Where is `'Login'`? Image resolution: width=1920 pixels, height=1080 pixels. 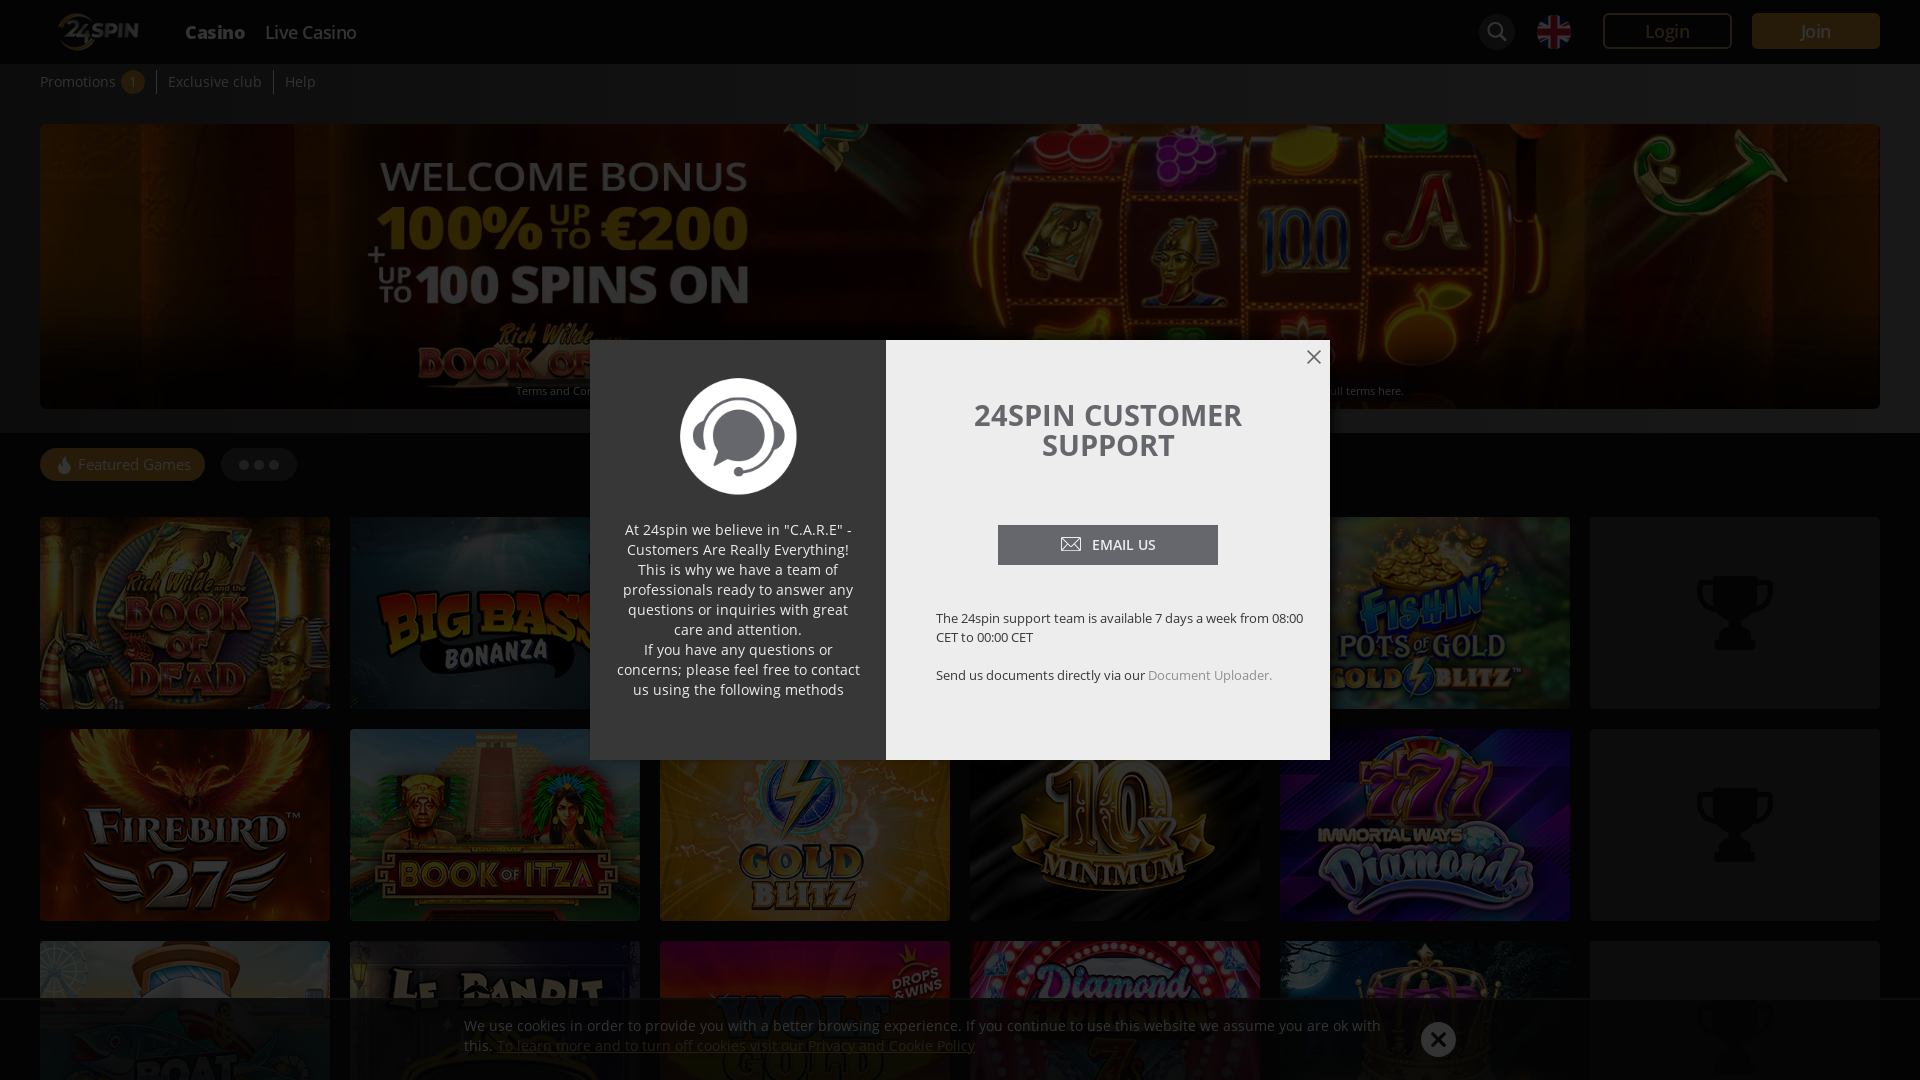
'Login' is located at coordinates (1667, 30).